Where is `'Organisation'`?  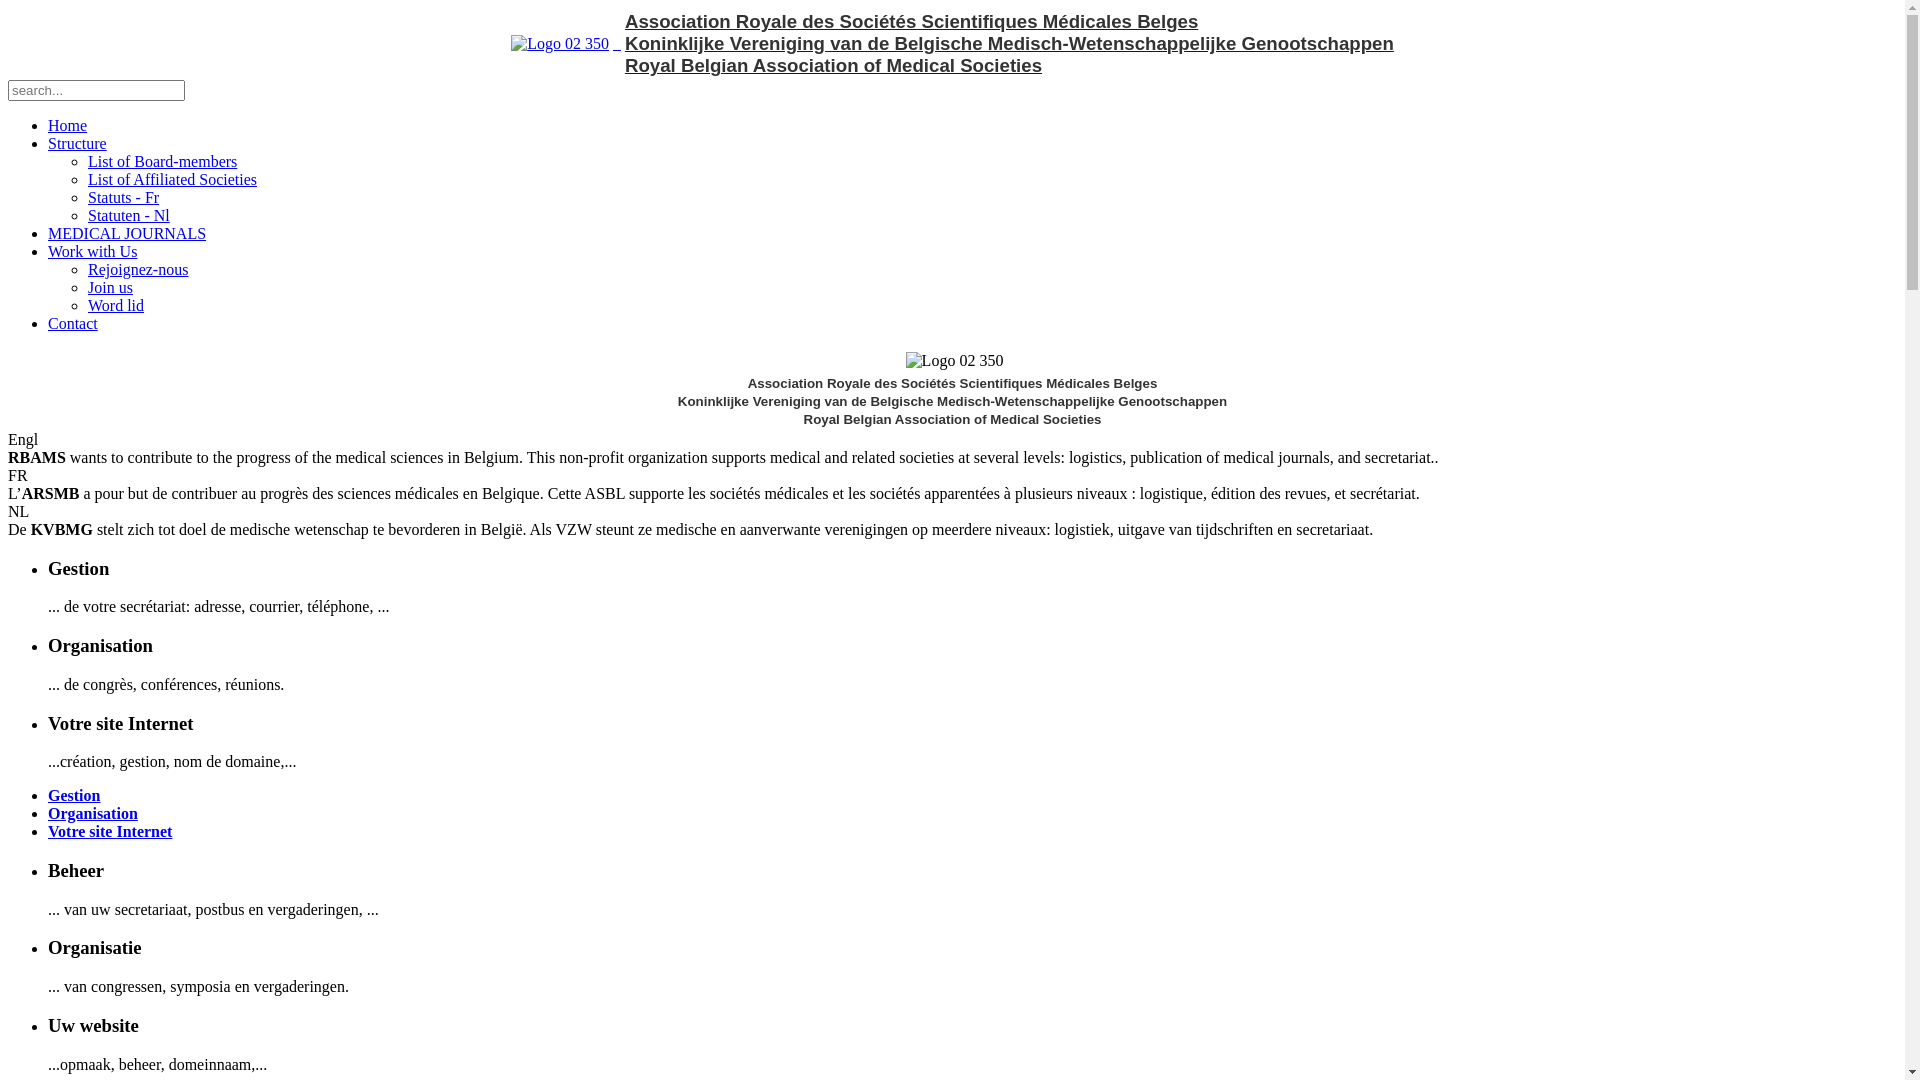 'Organisation' is located at coordinates (91, 813).